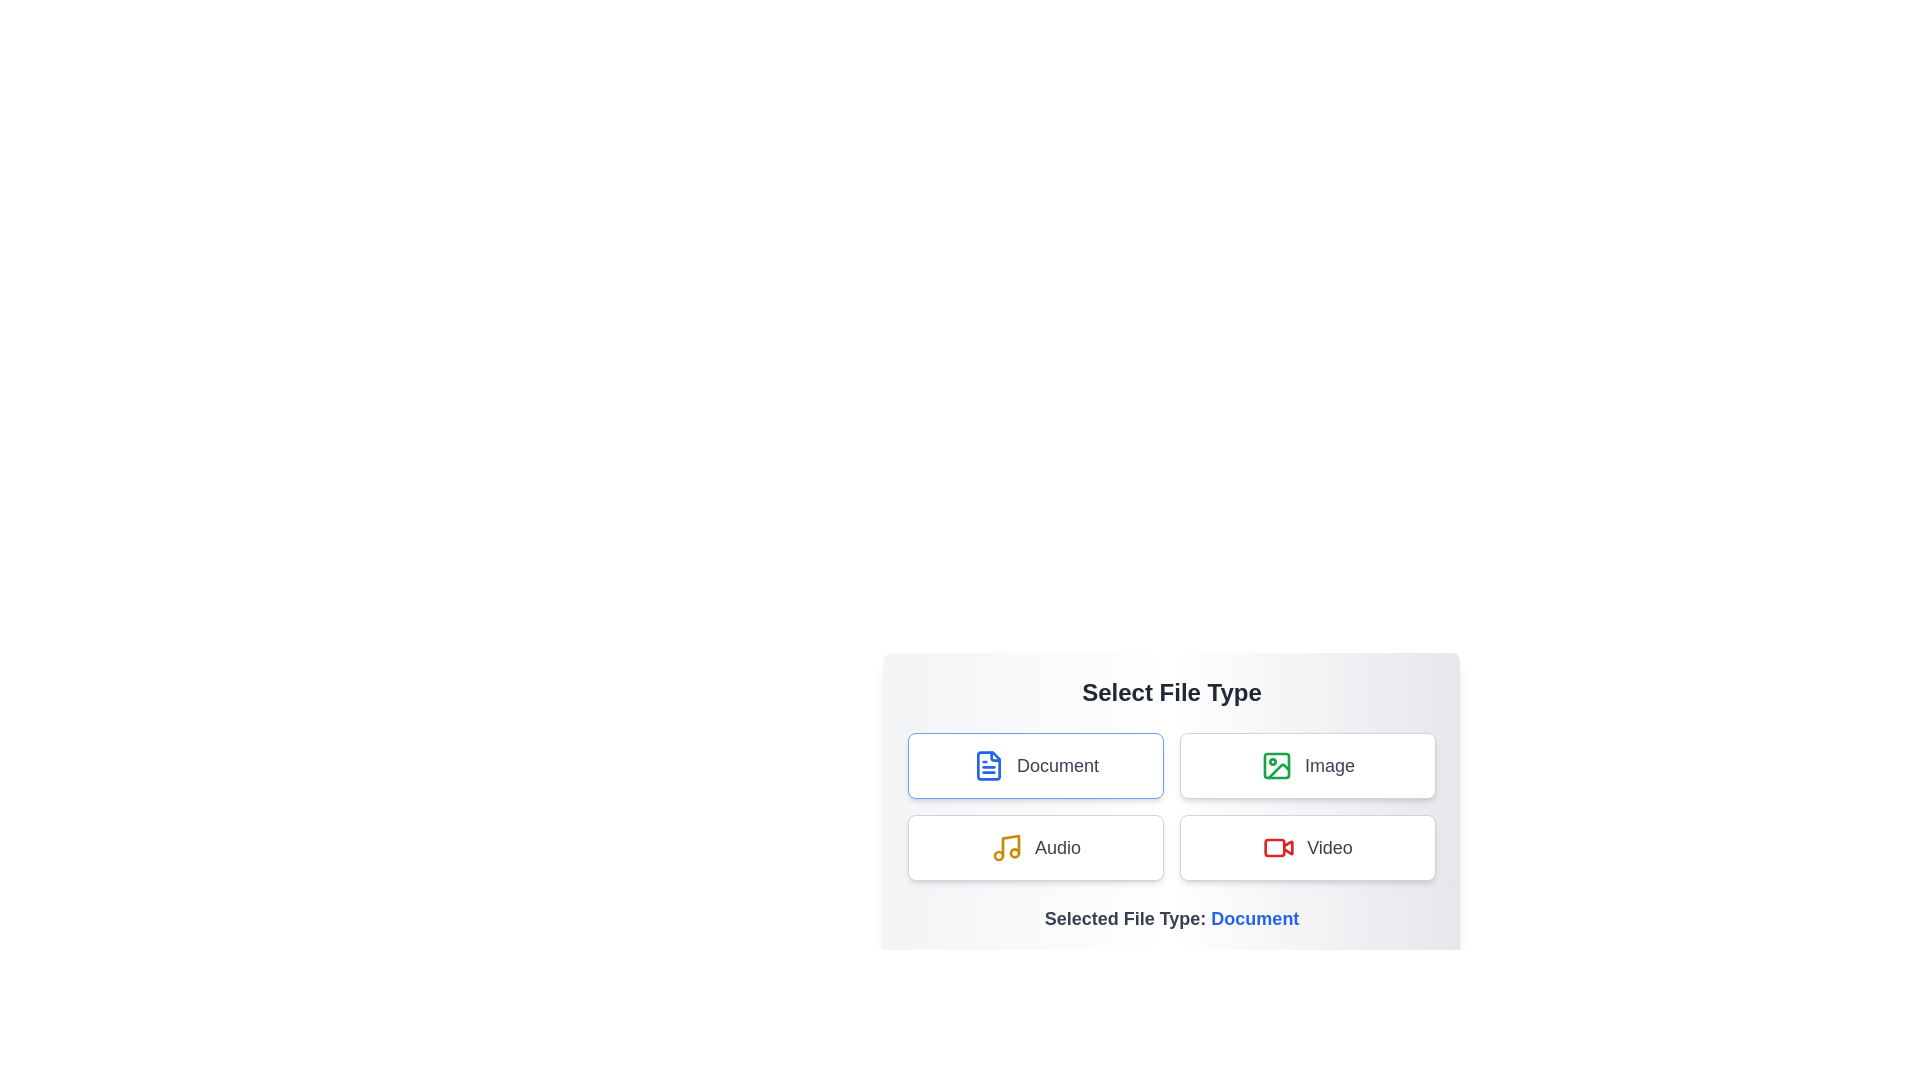 This screenshot has width=1920, height=1080. What do you see at coordinates (1277, 848) in the screenshot?
I see `the video file type icon located to the left of the 'Video' text label within the 'Video' selection button` at bounding box center [1277, 848].